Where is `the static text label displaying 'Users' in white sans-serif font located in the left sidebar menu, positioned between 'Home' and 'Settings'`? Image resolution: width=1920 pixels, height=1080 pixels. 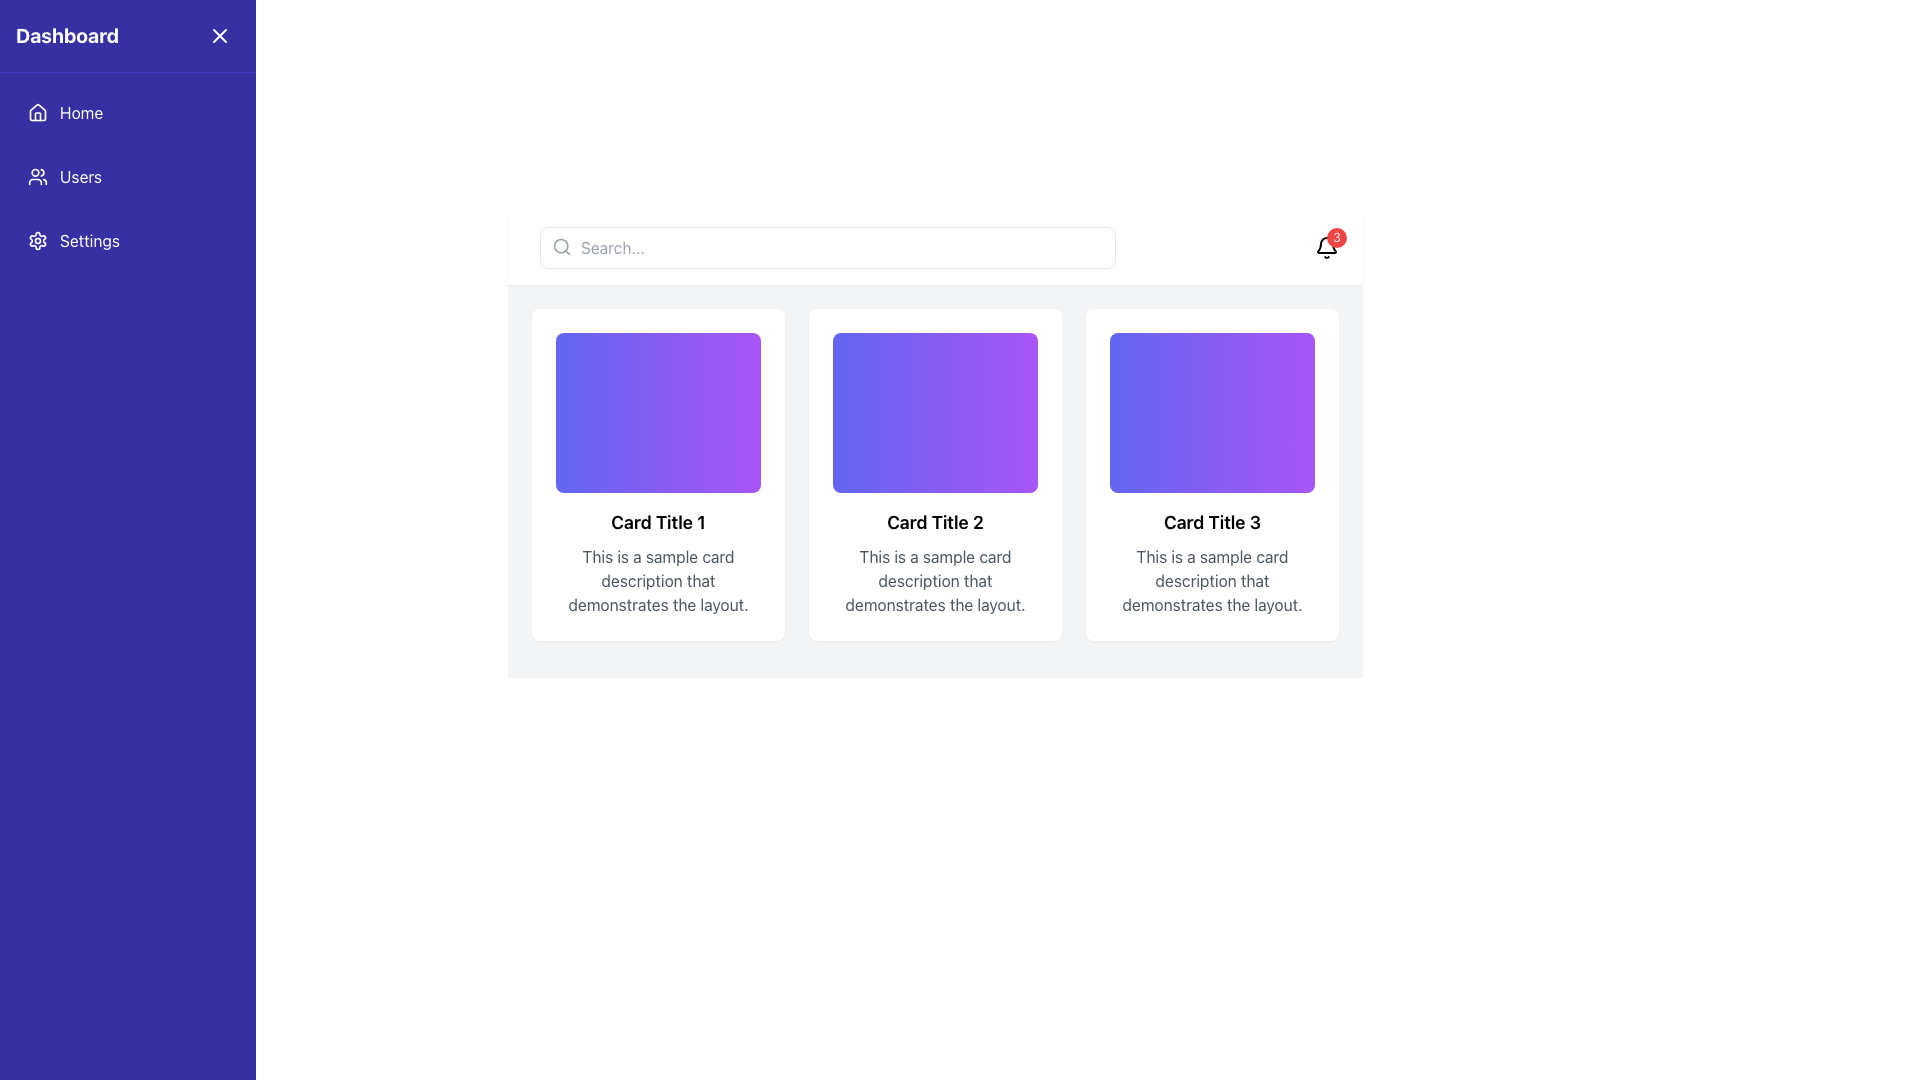
the static text label displaying 'Users' in white sans-serif font located in the left sidebar menu, positioned between 'Home' and 'Settings' is located at coordinates (80, 176).